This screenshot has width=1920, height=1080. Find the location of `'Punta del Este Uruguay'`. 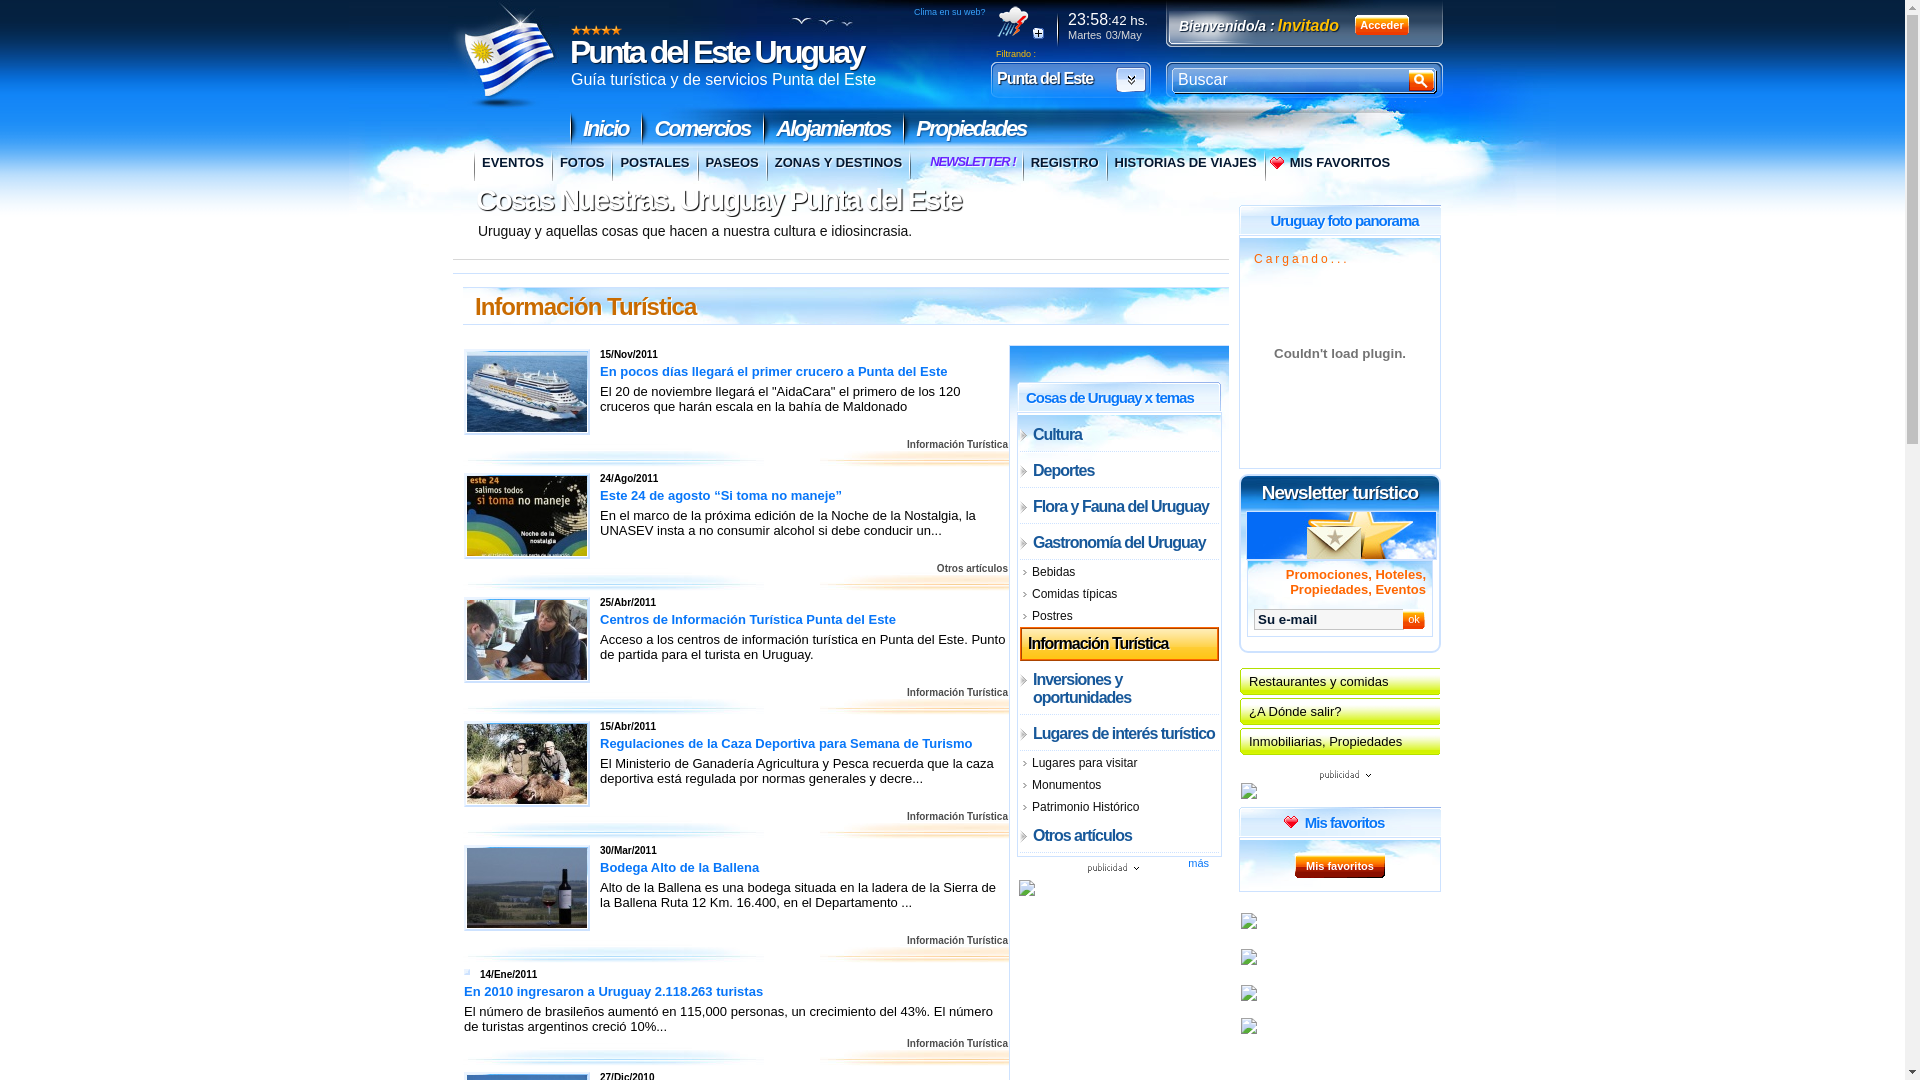

'Punta del Este Uruguay' is located at coordinates (716, 50).